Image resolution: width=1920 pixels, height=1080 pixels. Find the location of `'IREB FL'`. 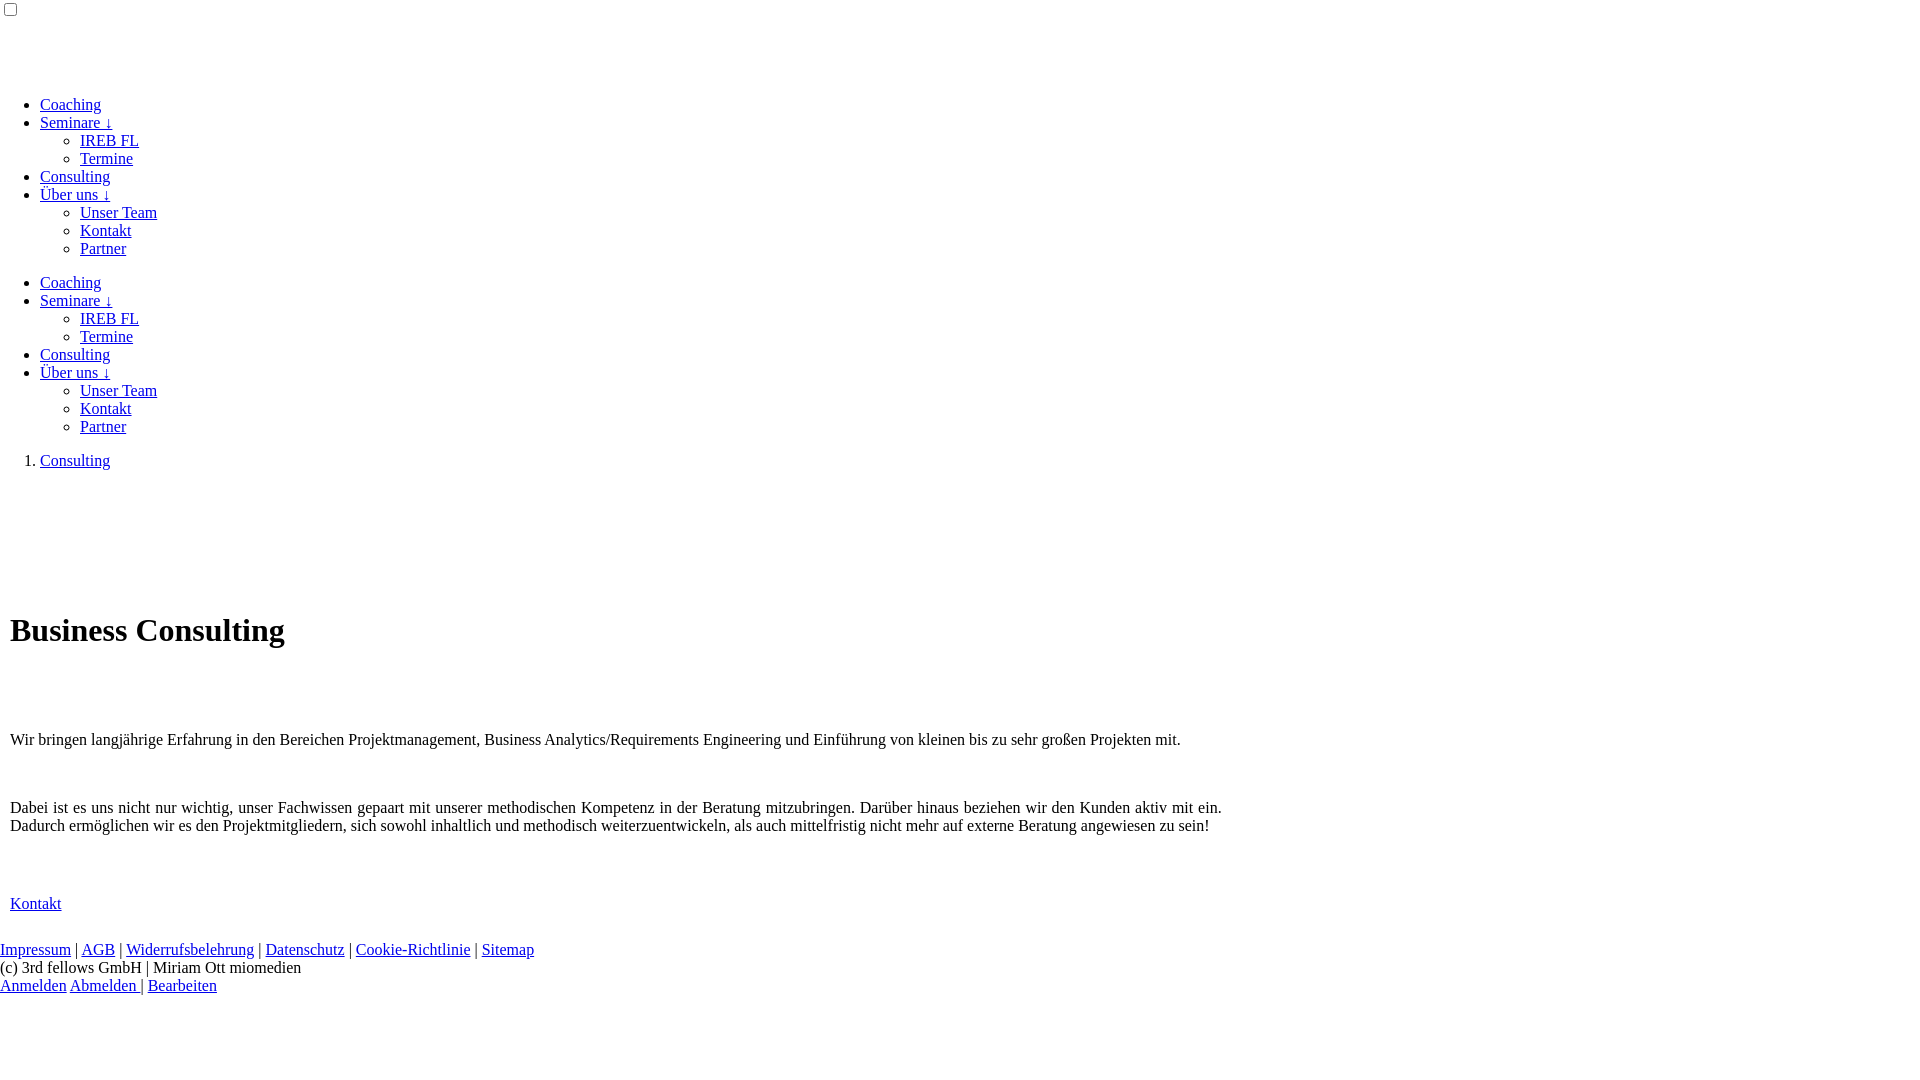

'IREB FL' is located at coordinates (108, 317).